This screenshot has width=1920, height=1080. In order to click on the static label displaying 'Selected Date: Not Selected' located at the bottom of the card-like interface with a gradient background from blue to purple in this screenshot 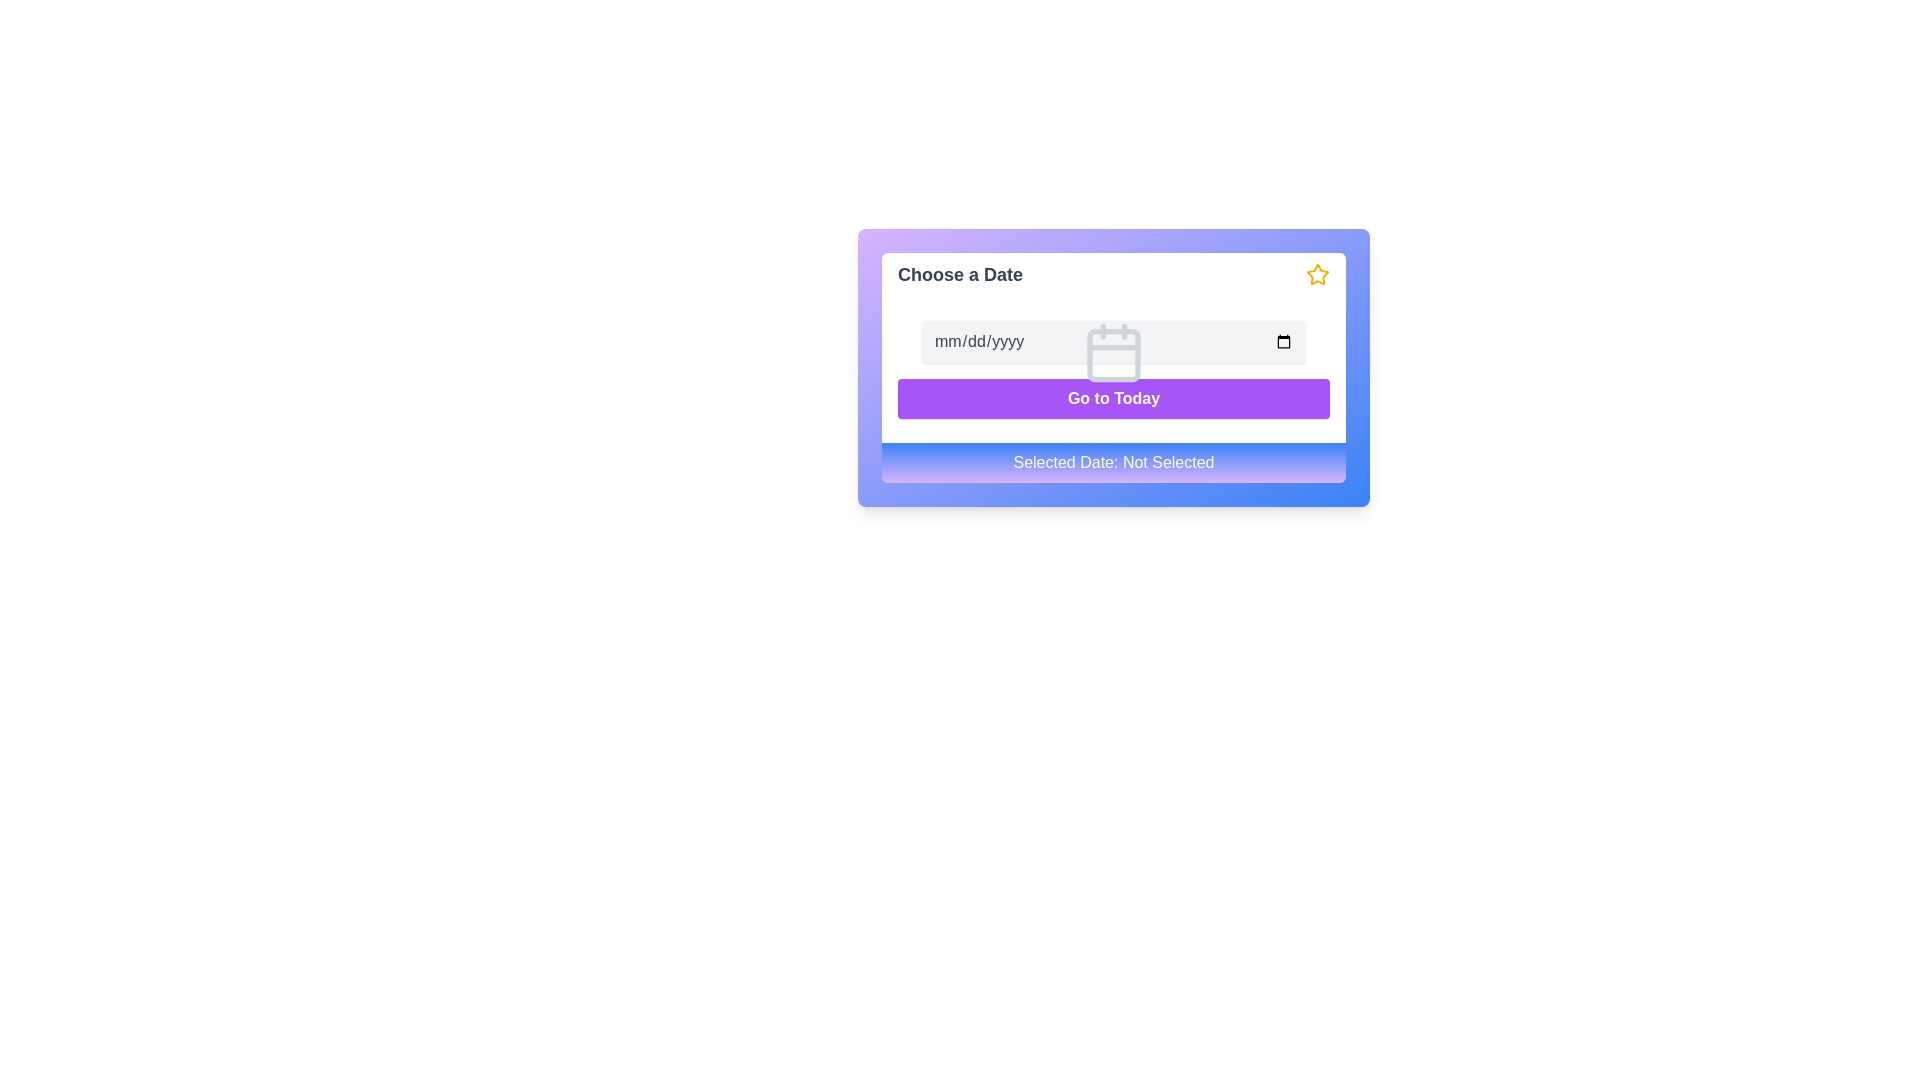, I will do `click(1112, 462)`.